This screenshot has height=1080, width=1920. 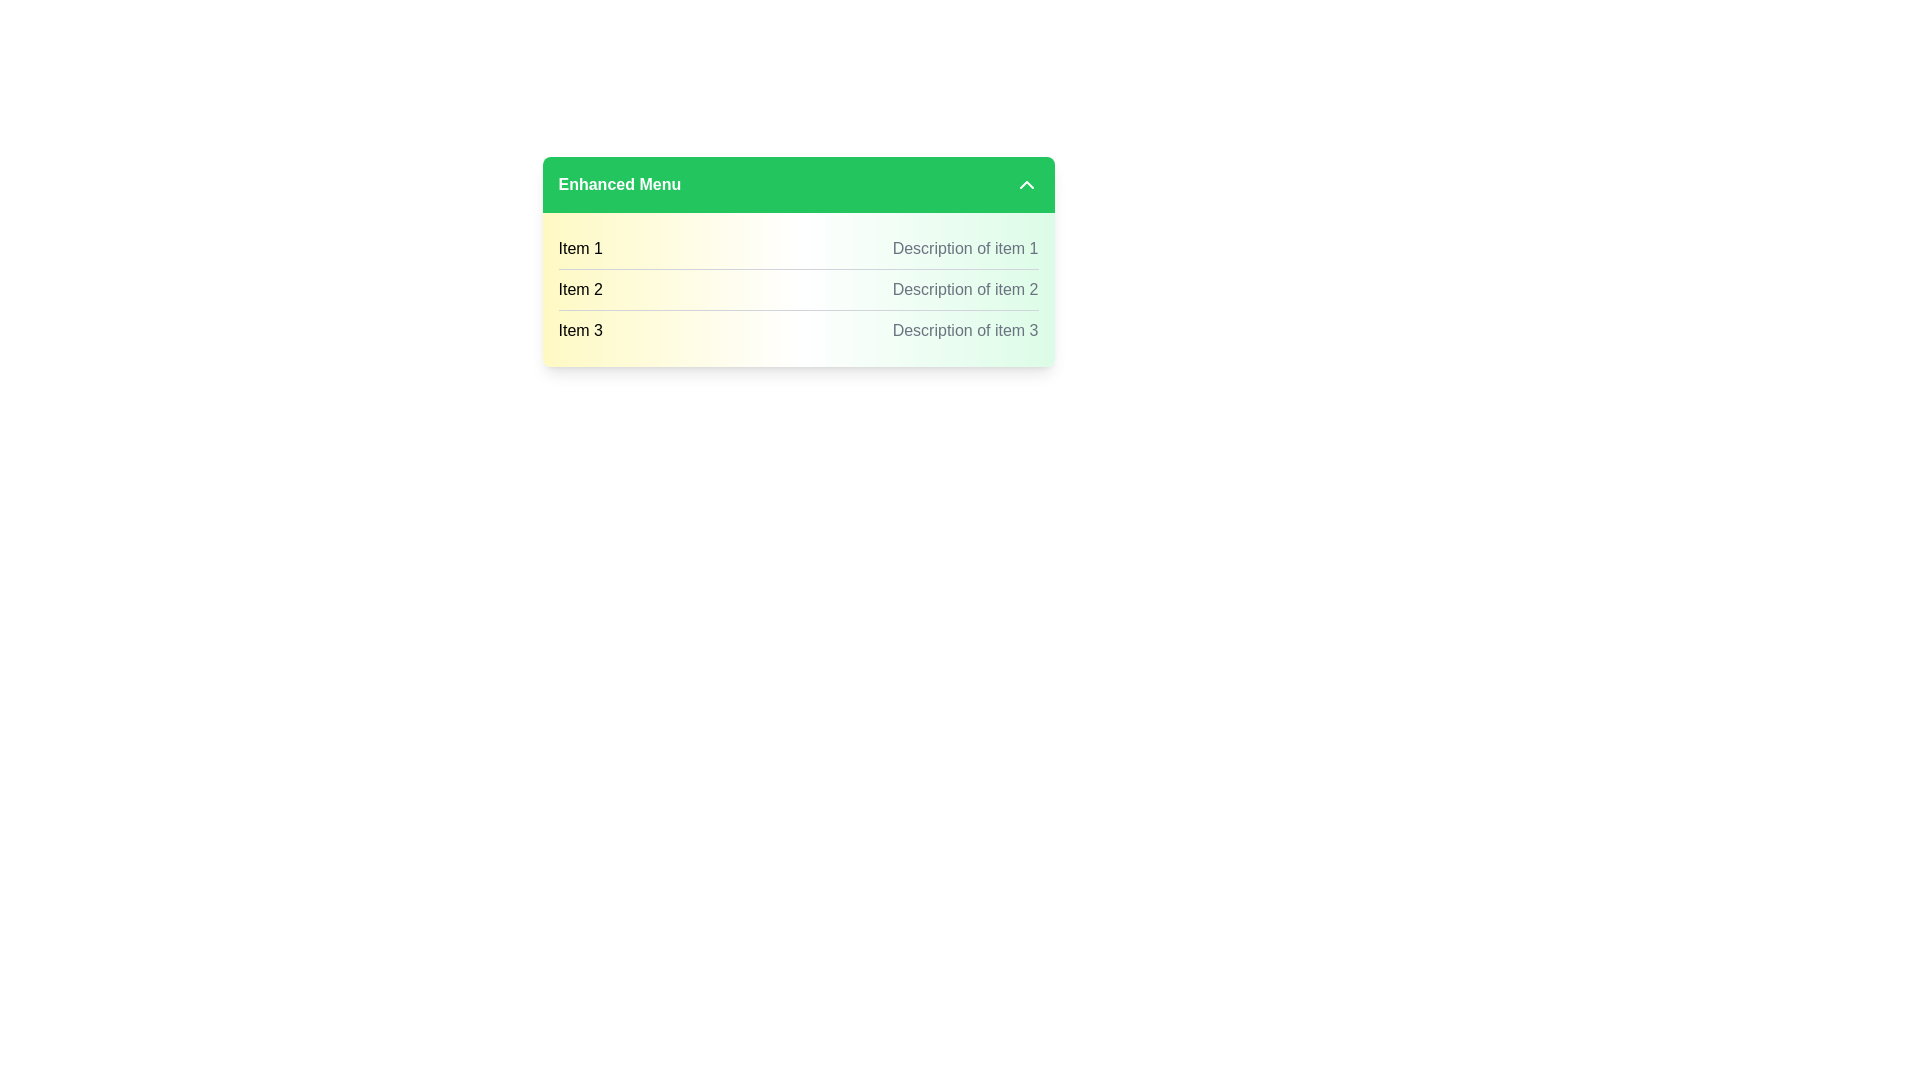 I want to click on the section of the UI that the 'Enhanced Menu' label belongs to, which is located, so click(x=618, y=185).